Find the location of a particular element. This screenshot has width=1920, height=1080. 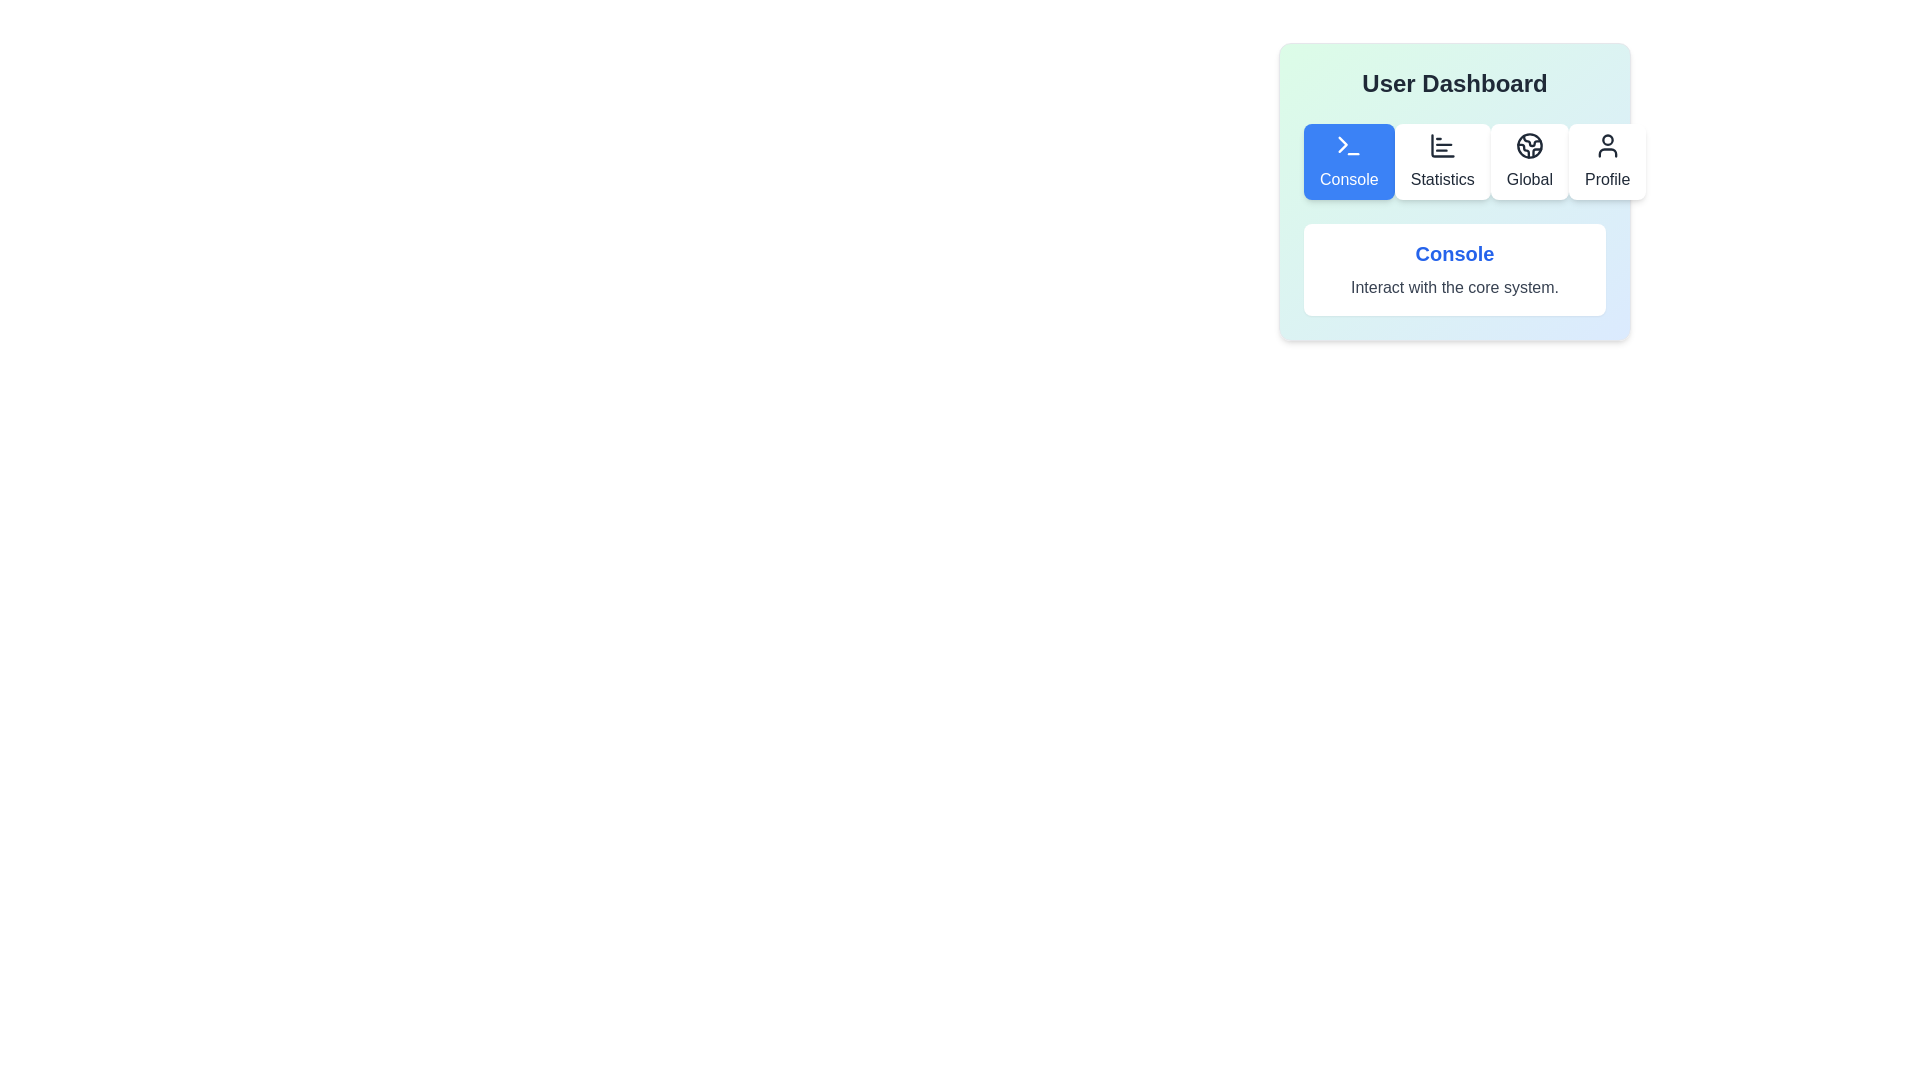

the tab corresponding to Console is located at coordinates (1349, 161).